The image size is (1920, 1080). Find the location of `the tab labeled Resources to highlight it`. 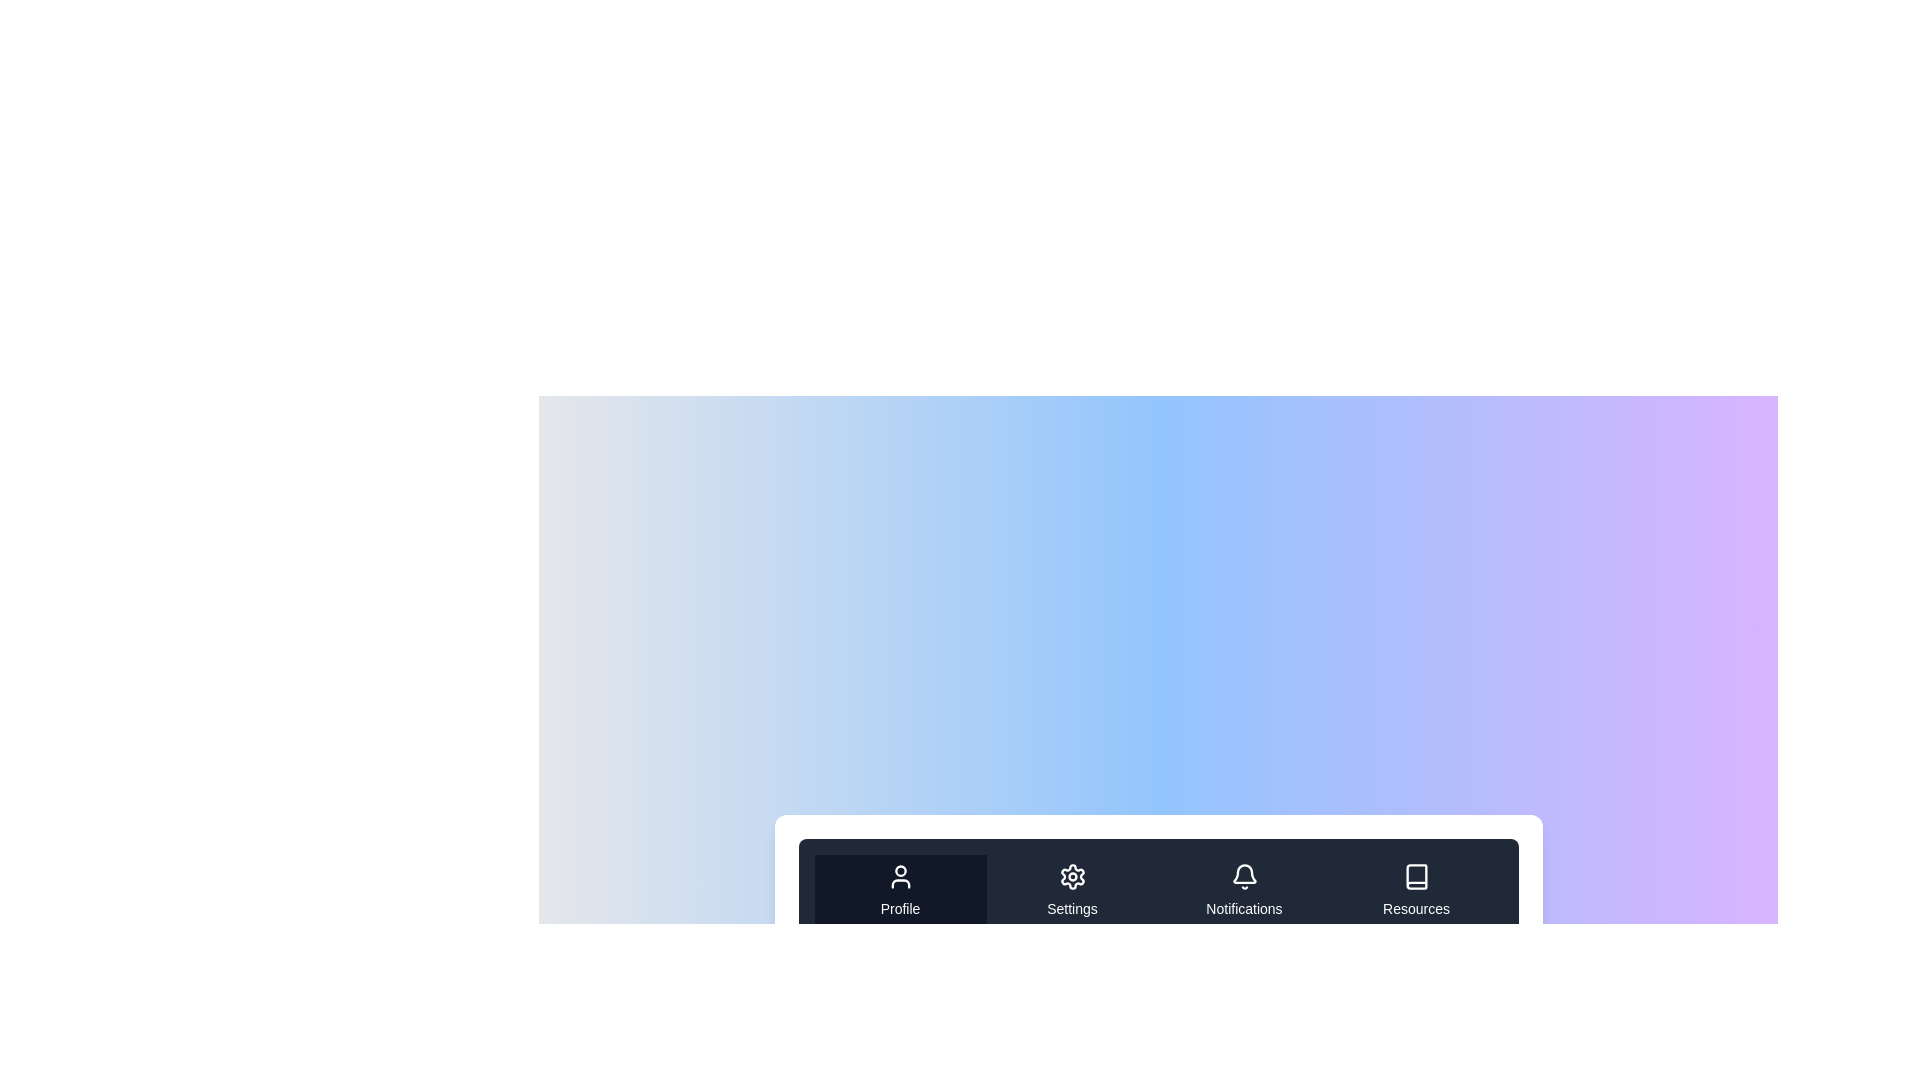

the tab labeled Resources to highlight it is located at coordinates (1415, 890).